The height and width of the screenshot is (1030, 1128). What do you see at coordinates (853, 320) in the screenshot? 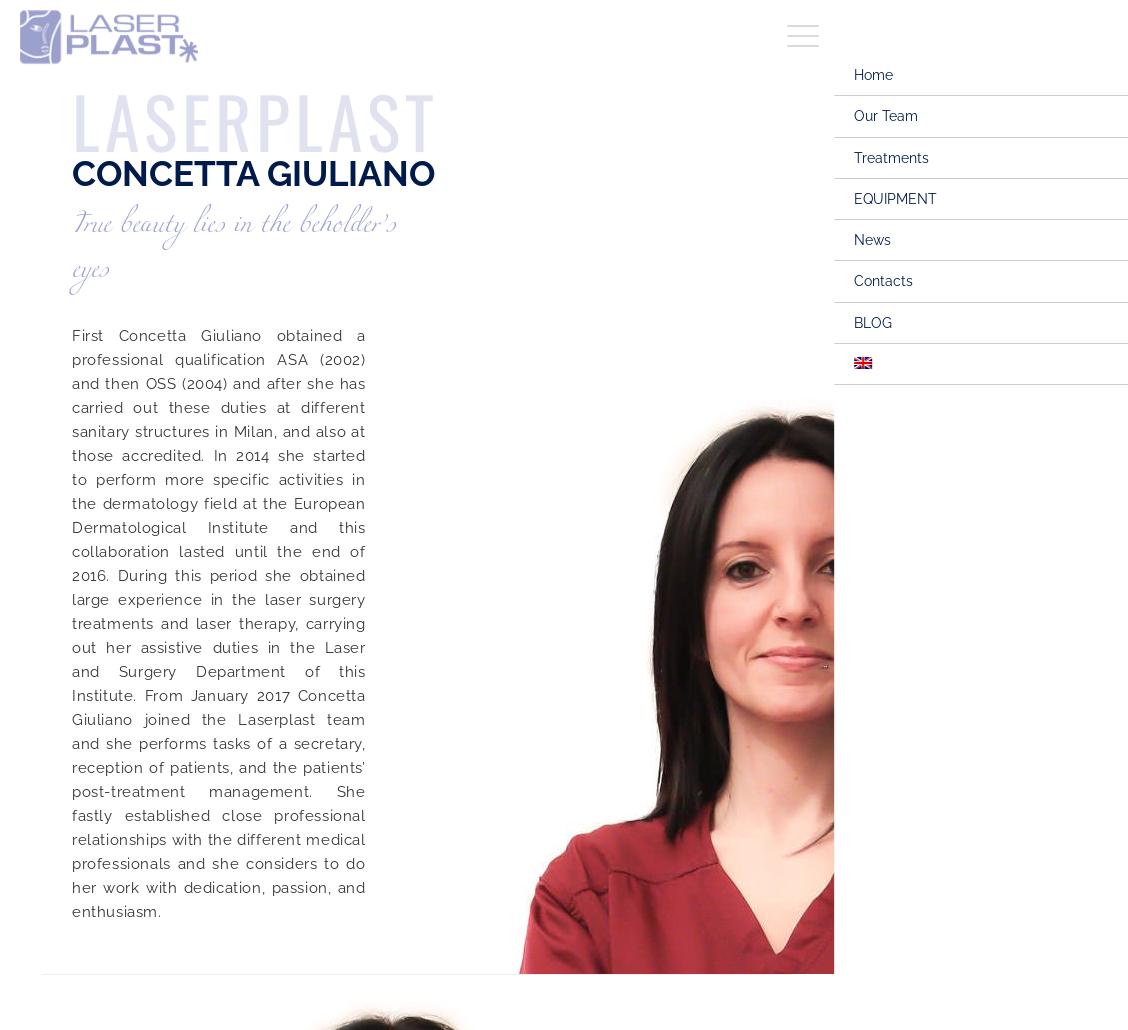
I see `'BLOG'` at bounding box center [853, 320].